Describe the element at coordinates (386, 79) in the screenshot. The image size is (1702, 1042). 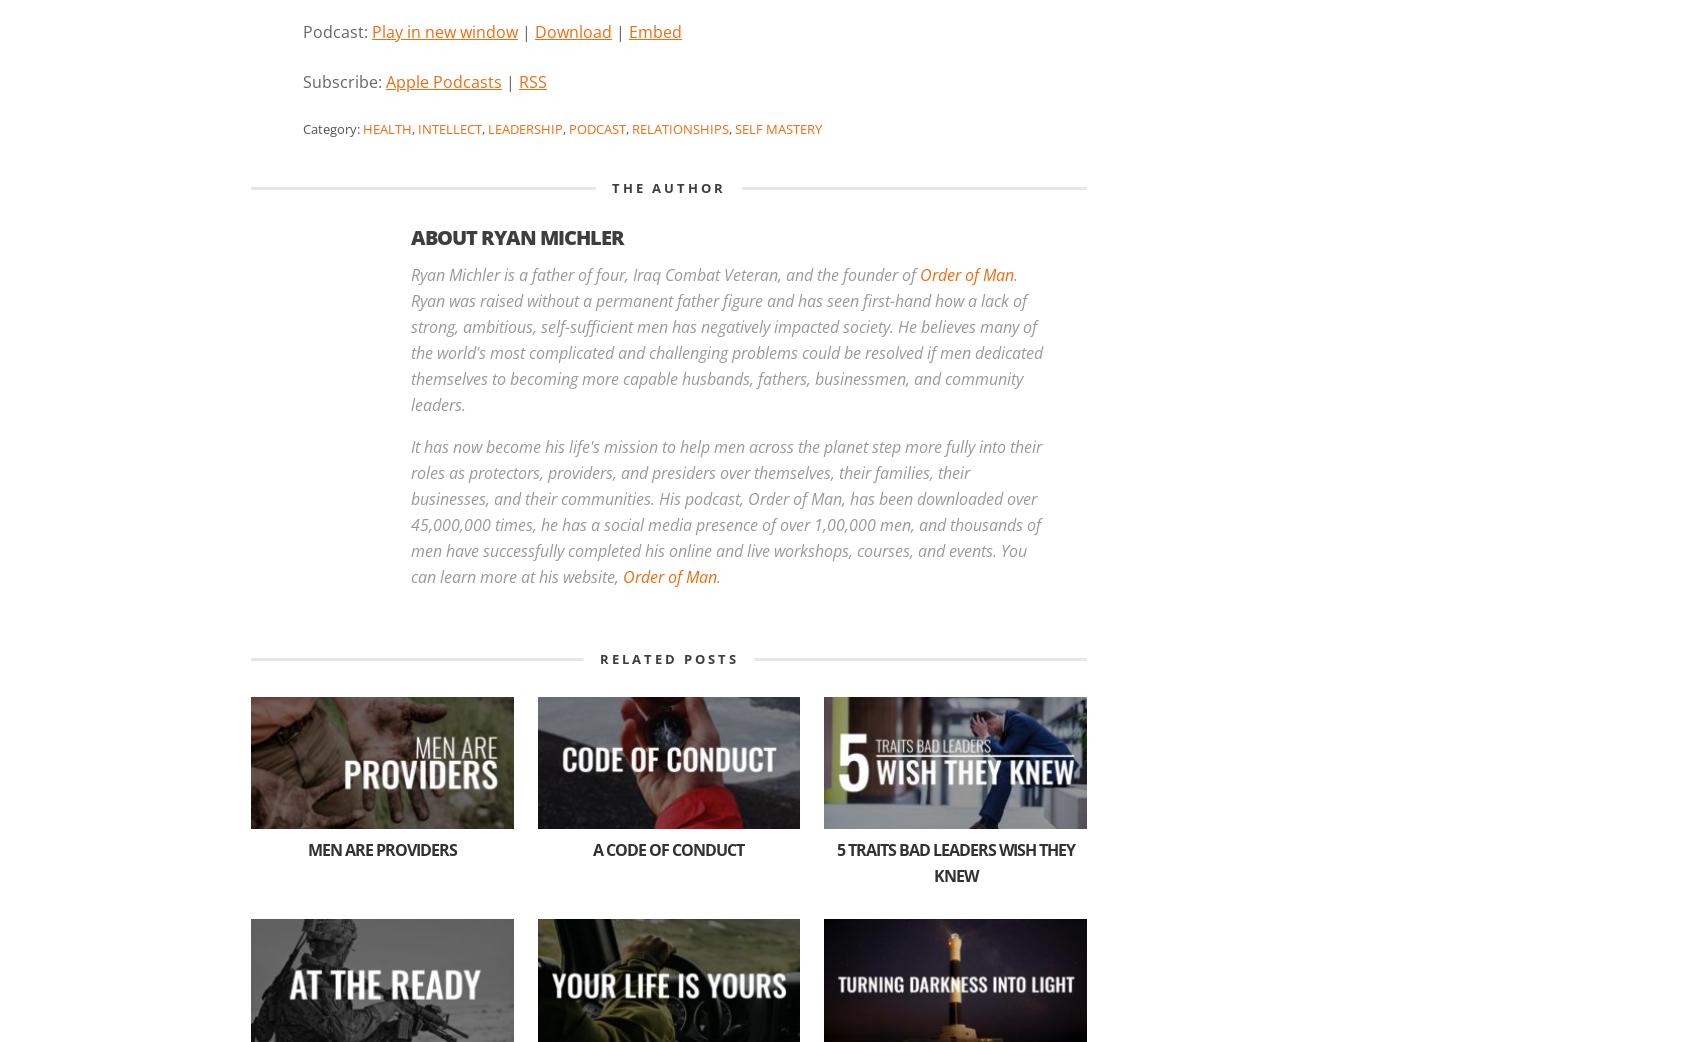
I see `'Apple Podcasts'` at that location.